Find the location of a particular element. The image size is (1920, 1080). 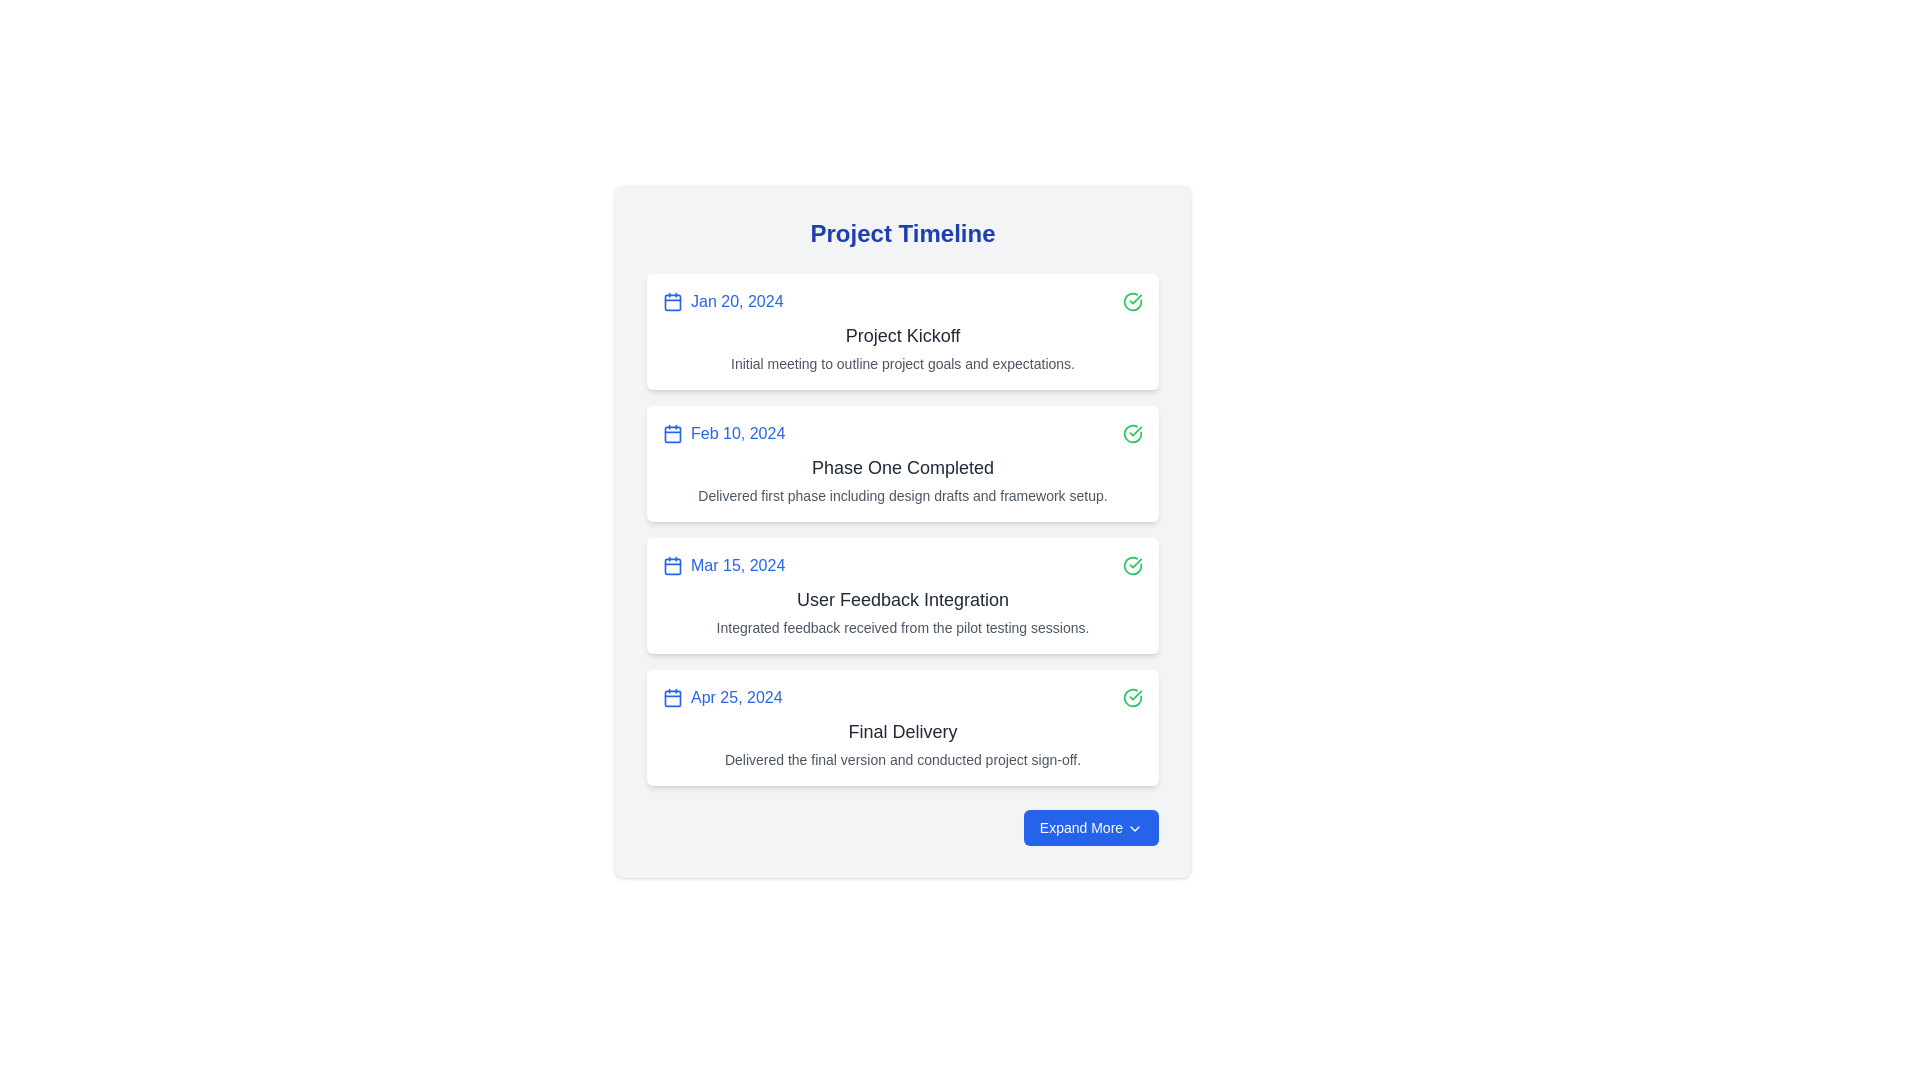

date displayed on the text label located to the right of the calendar icon in the fourth entry of the vertical timeline is located at coordinates (735, 697).